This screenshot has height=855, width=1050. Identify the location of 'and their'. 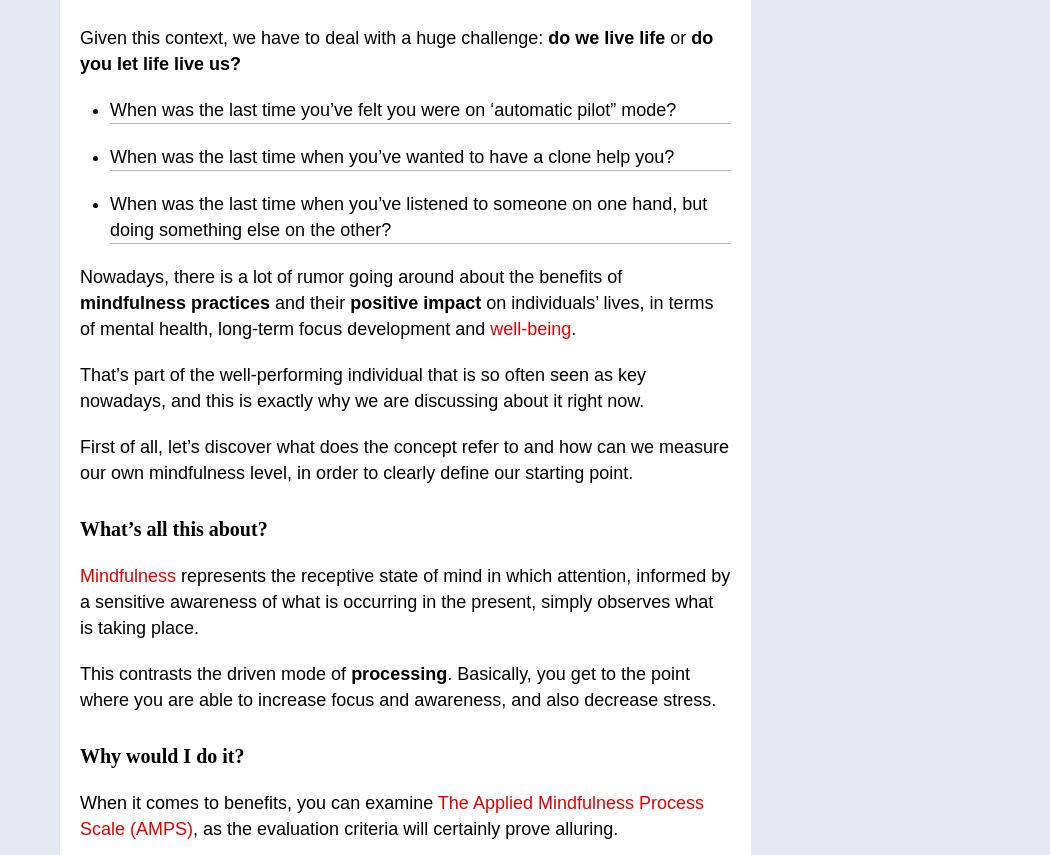
(309, 302).